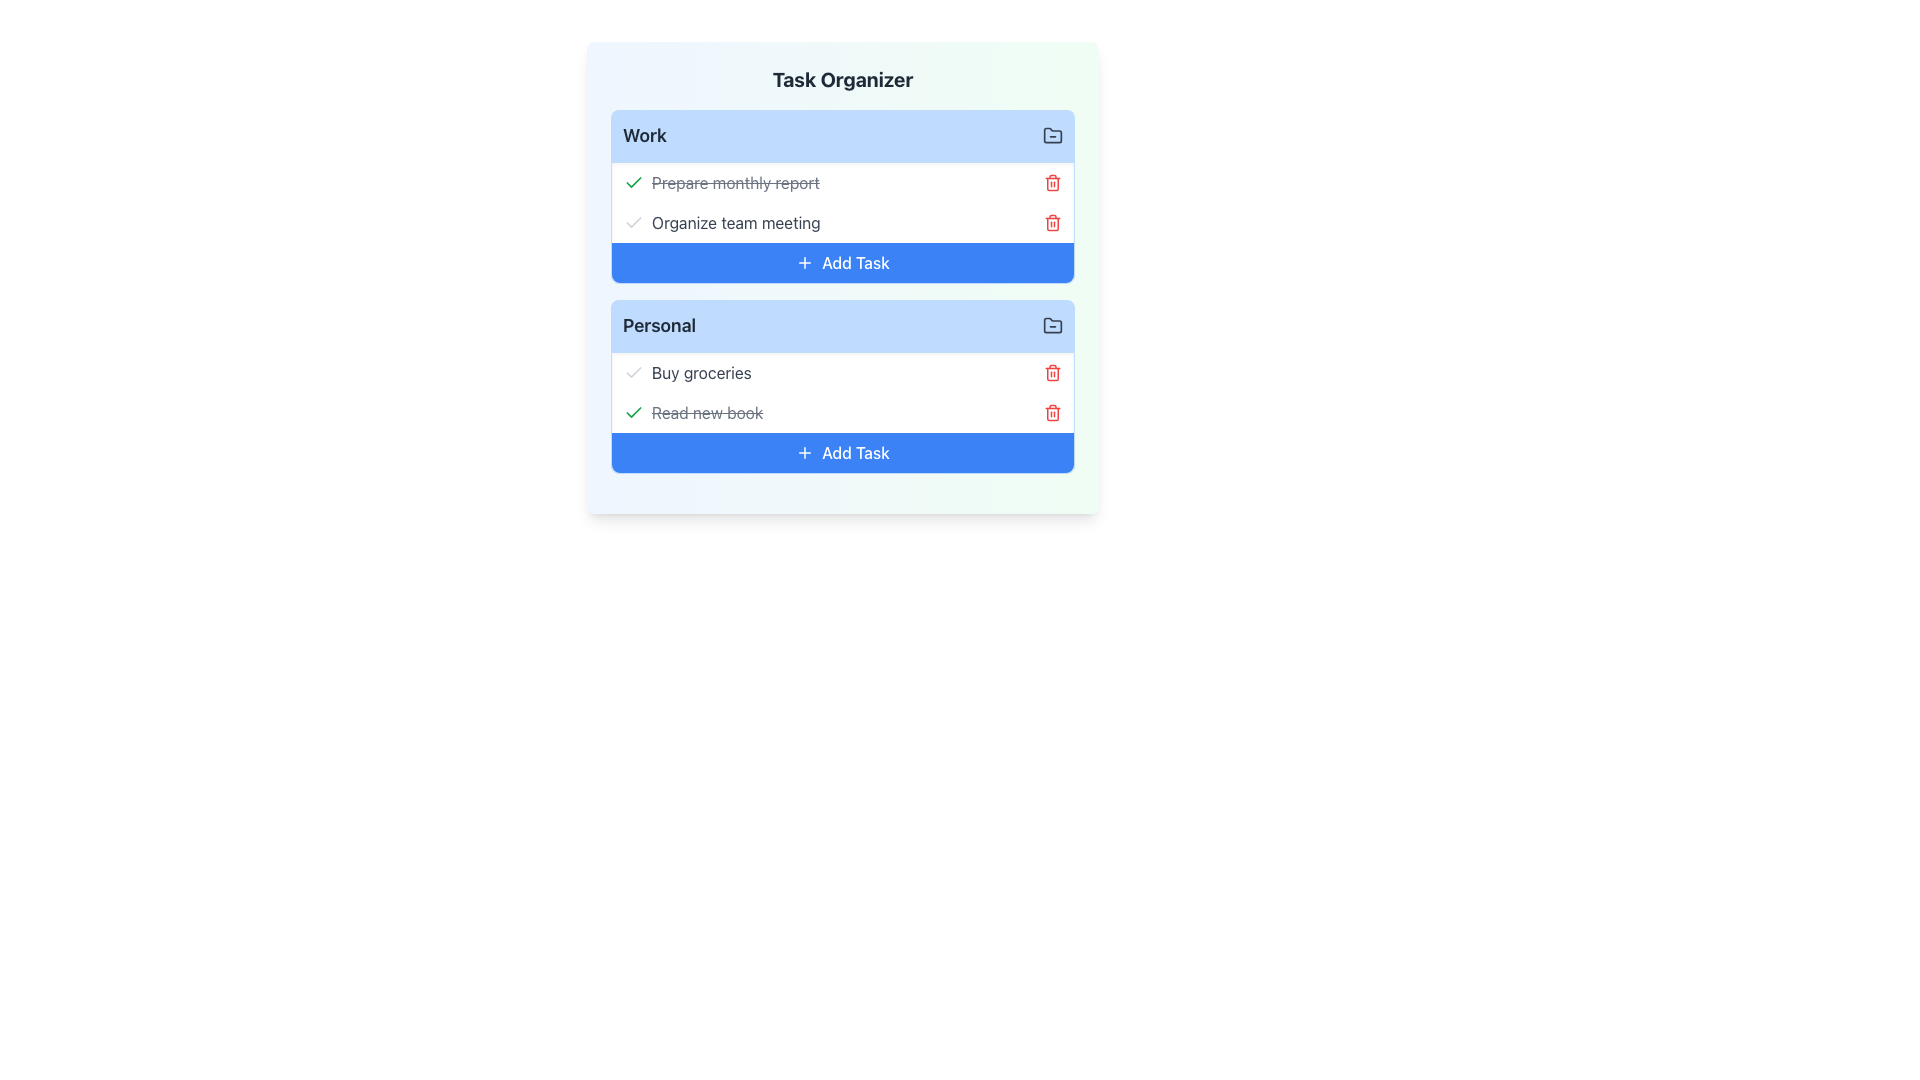  Describe the element at coordinates (632, 182) in the screenshot. I see `the completion icon for the 'Prepare monthly report' task located in the top-left corner adjacent to the associated text` at that location.